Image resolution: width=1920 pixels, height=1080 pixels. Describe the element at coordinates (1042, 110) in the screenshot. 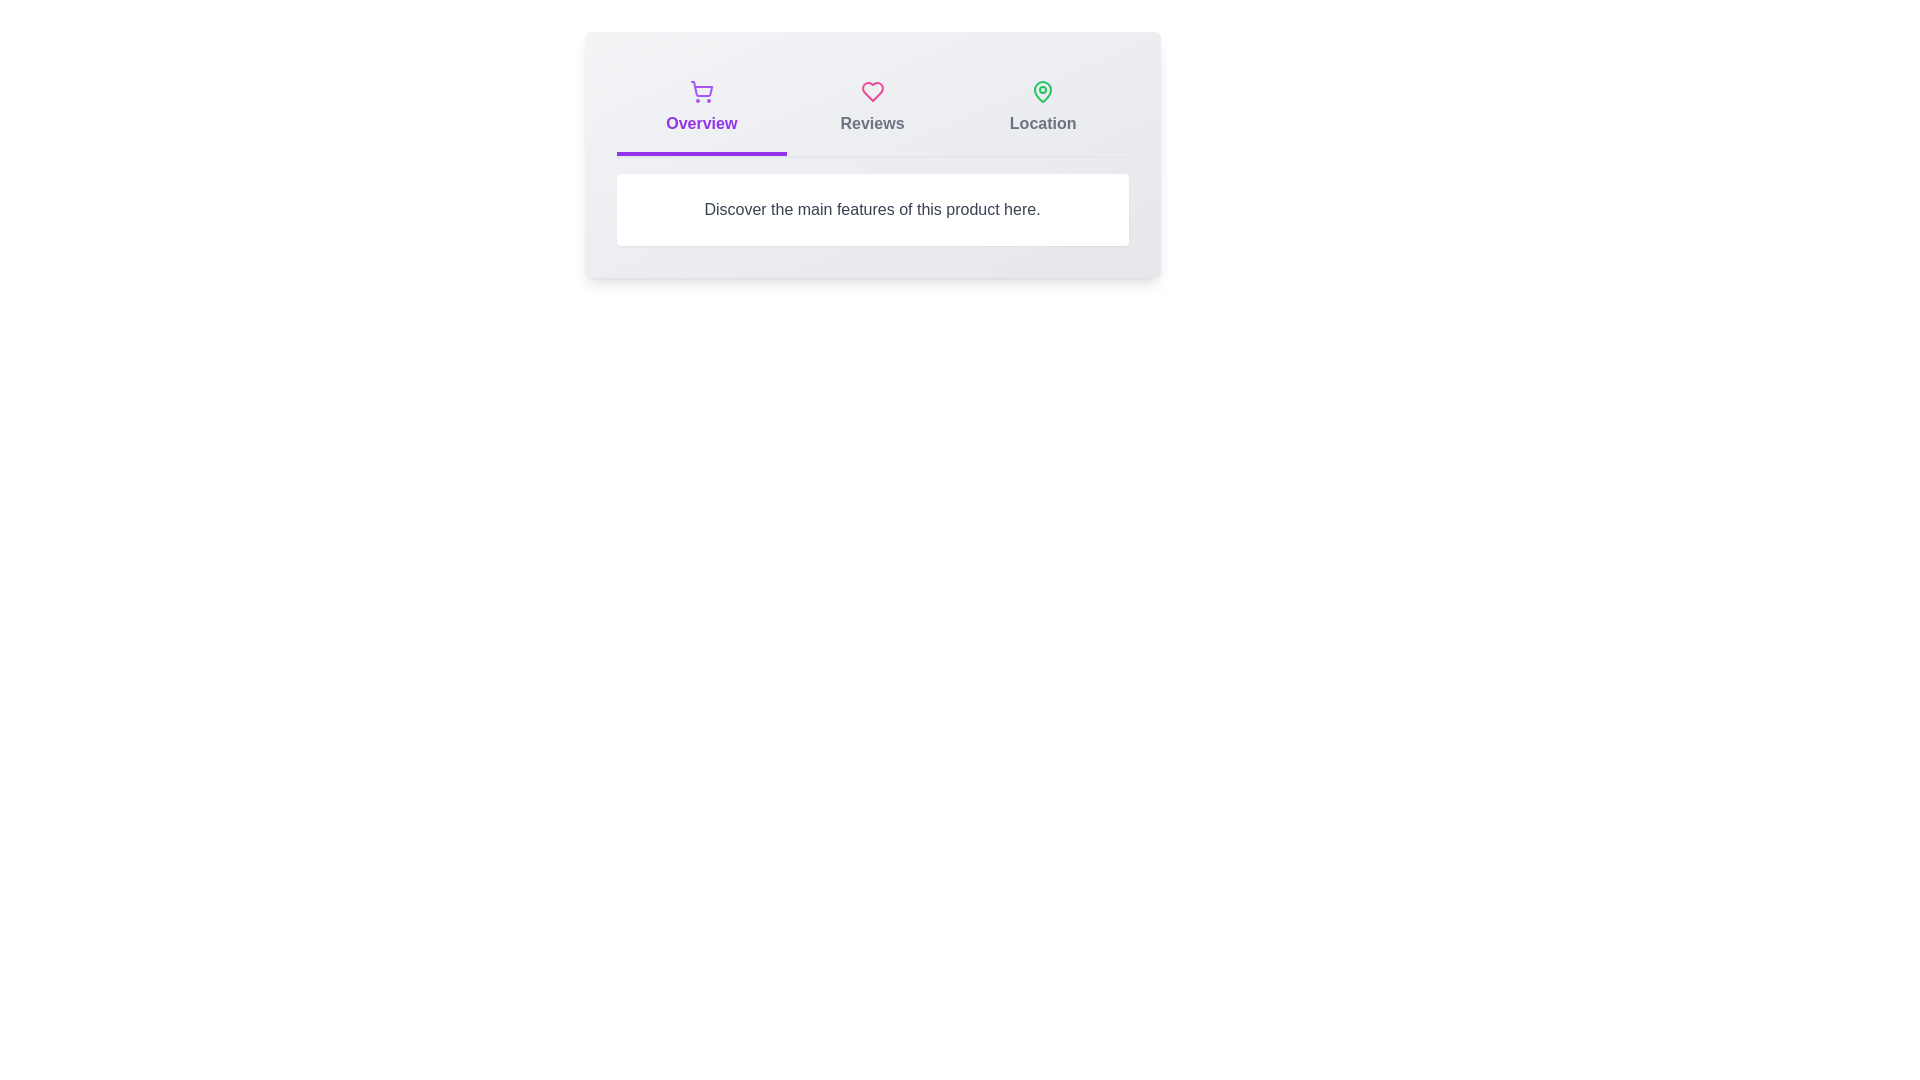

I see `the tab labeled Location to switch to the corresponding tab` at that location.